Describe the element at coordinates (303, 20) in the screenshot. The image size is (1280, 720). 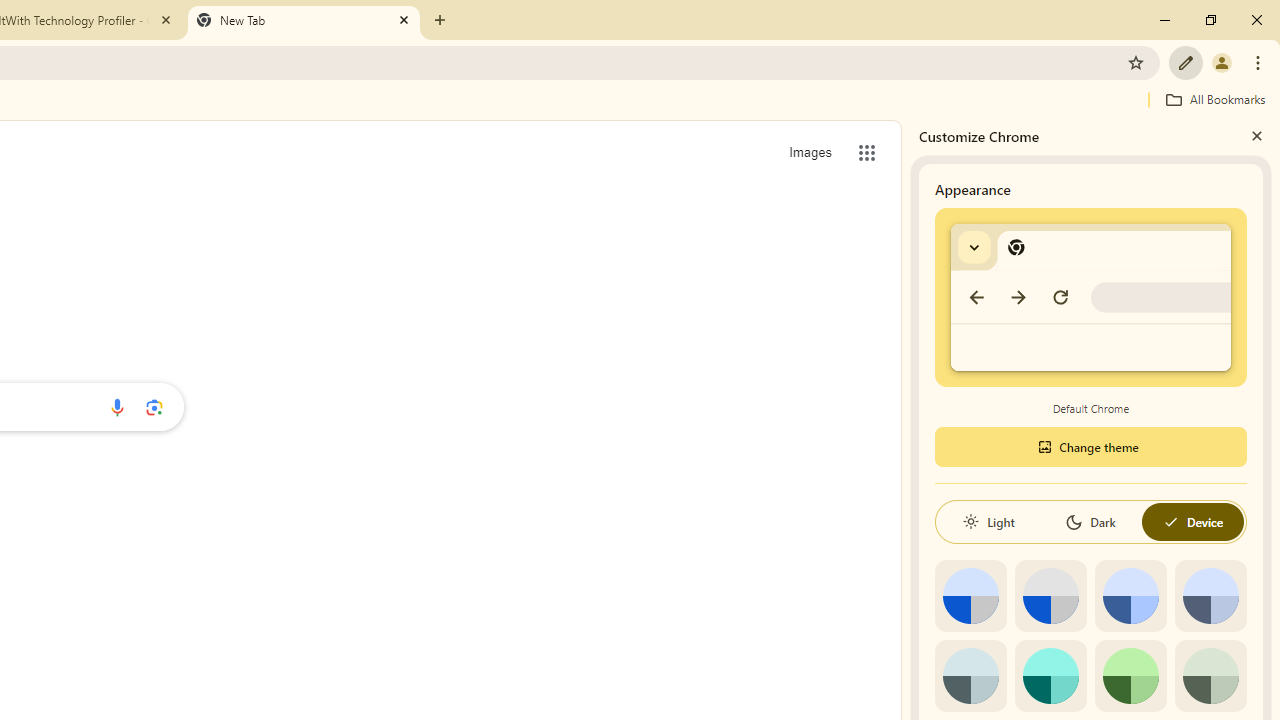
I see `'New Tab'` at that location.